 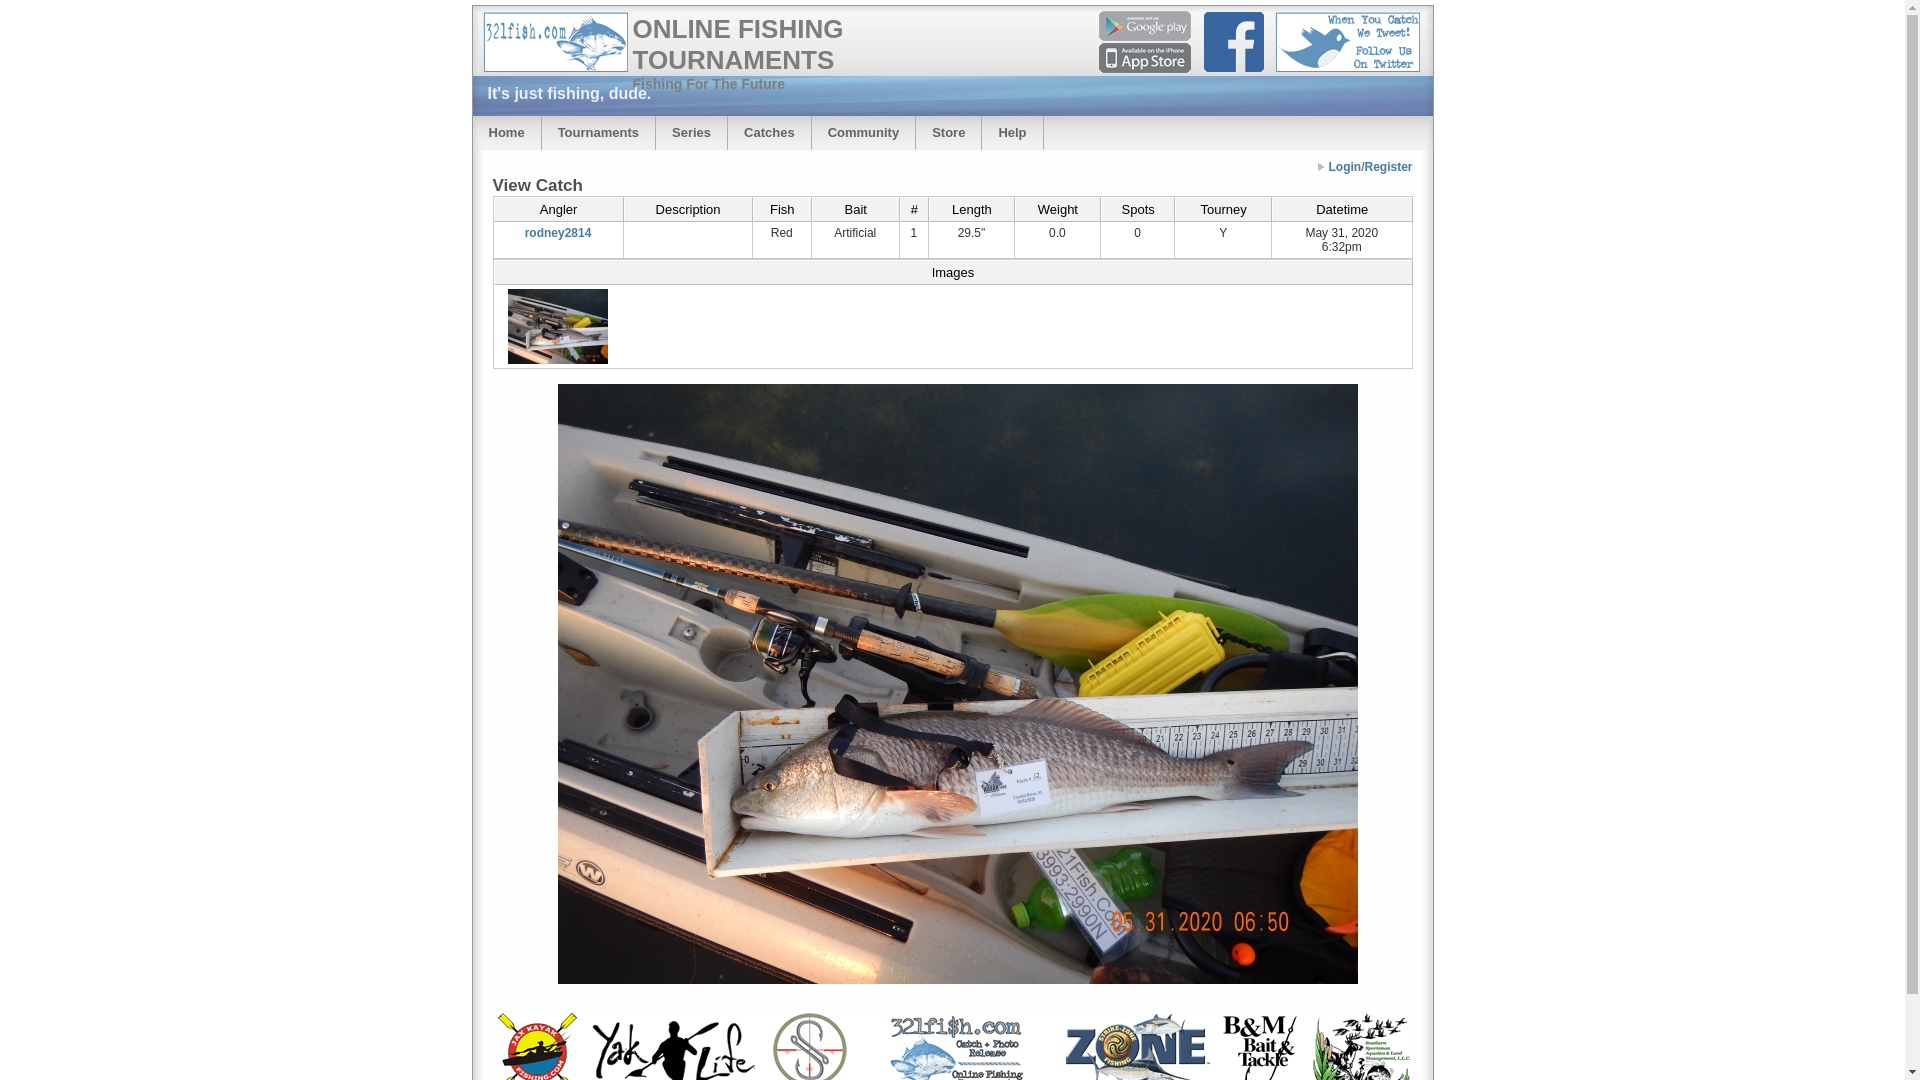 What do you see at coordinates (1346, 42) in the screenshot?
I see `'Follow Us On Twitter - When You Catch We Tweet!'` at bounding box center [1346, 42].